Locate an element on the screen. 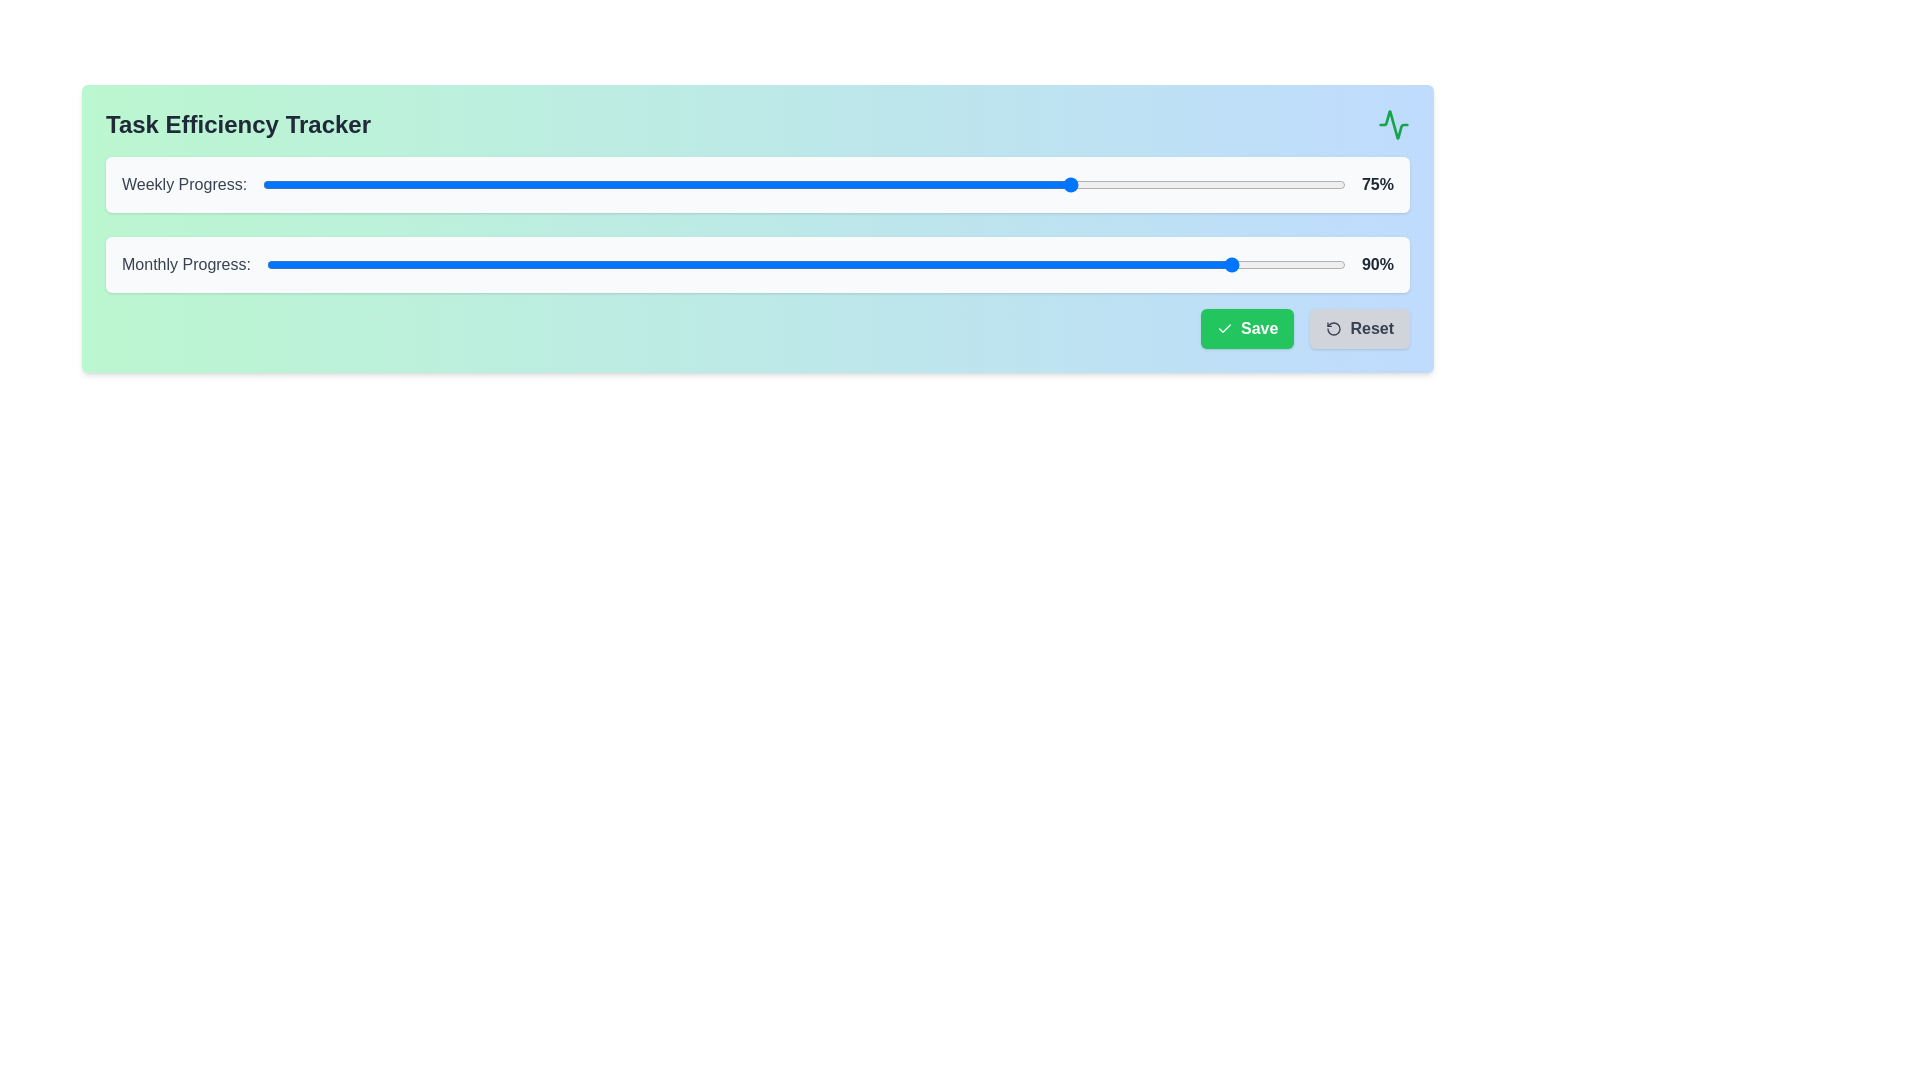 This screenshot has height=1080, width=1920. the 'Reset' button to reset the progress values is located at coordinates (1359, 327).